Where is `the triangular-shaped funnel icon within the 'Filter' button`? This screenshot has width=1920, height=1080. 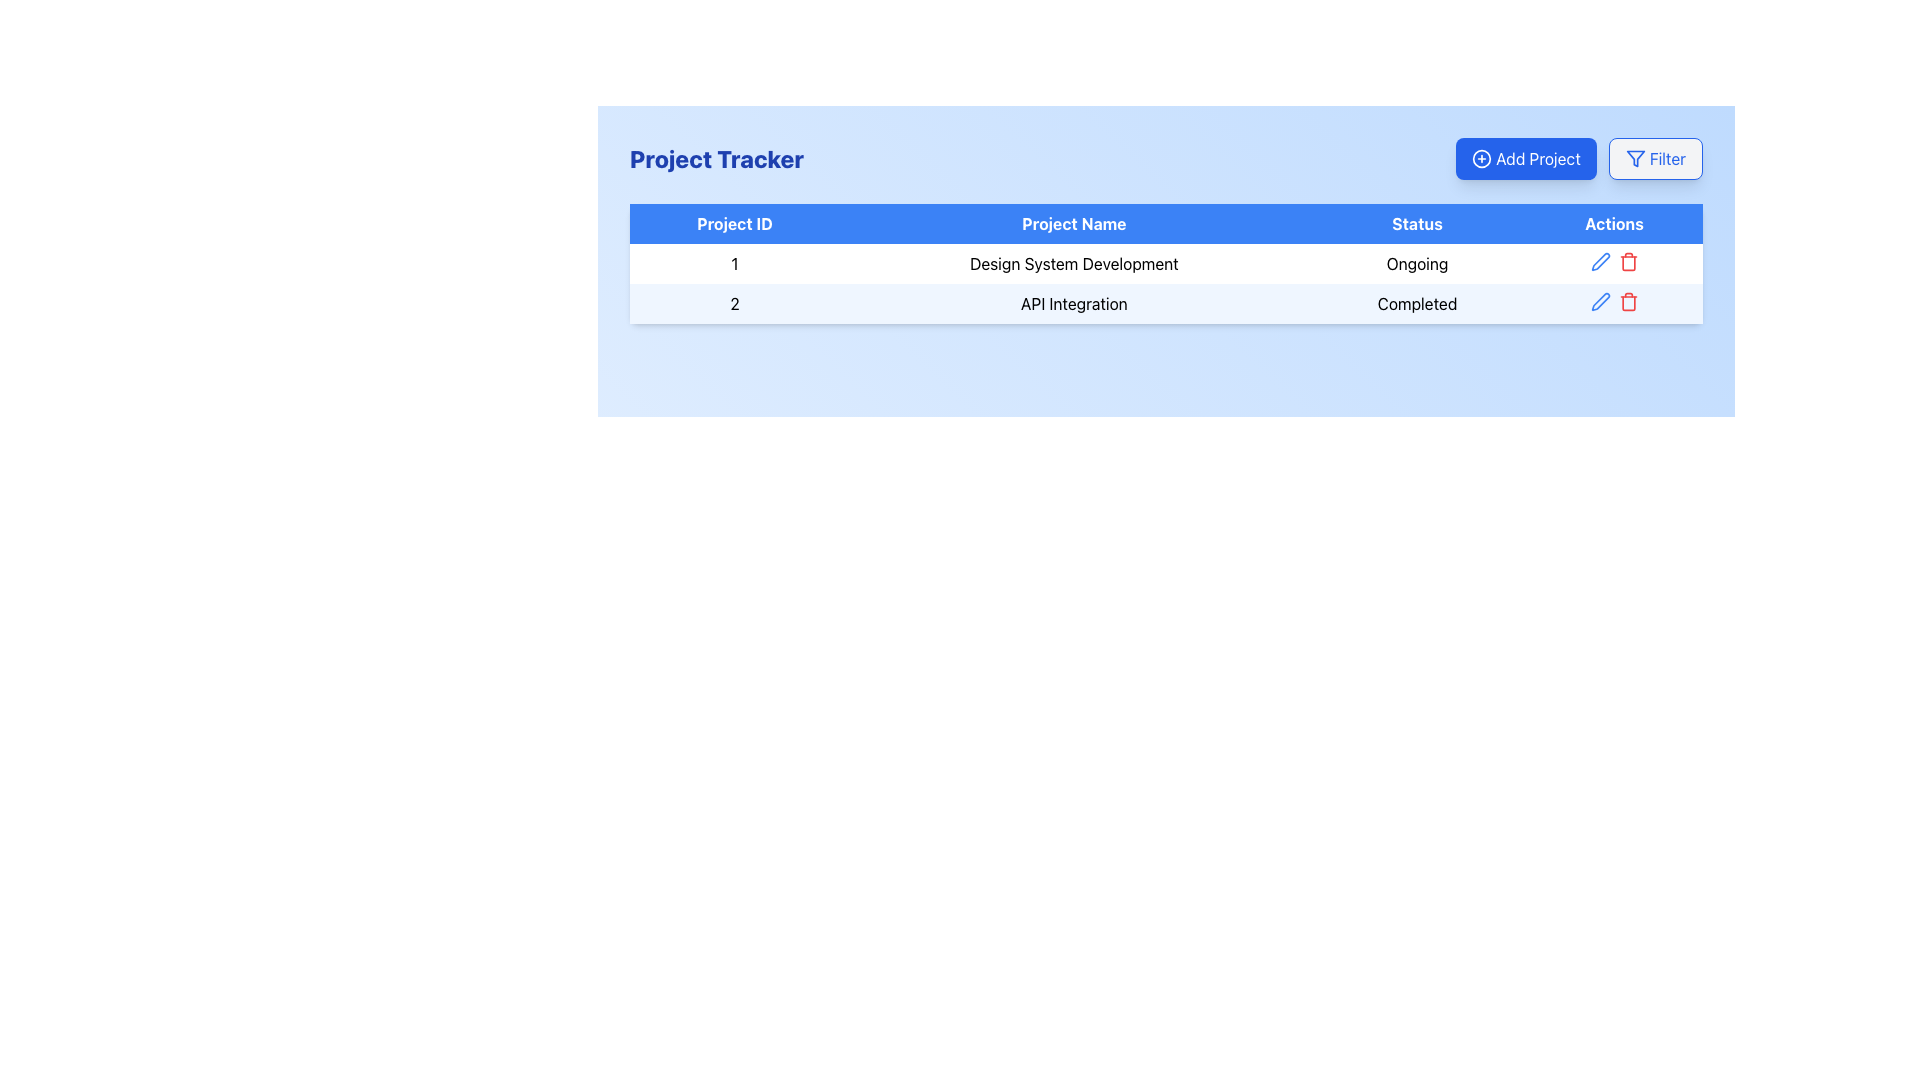 the triangular-shaped funnel icon within the 'Filter' button is located at coordinates (1635, 157).